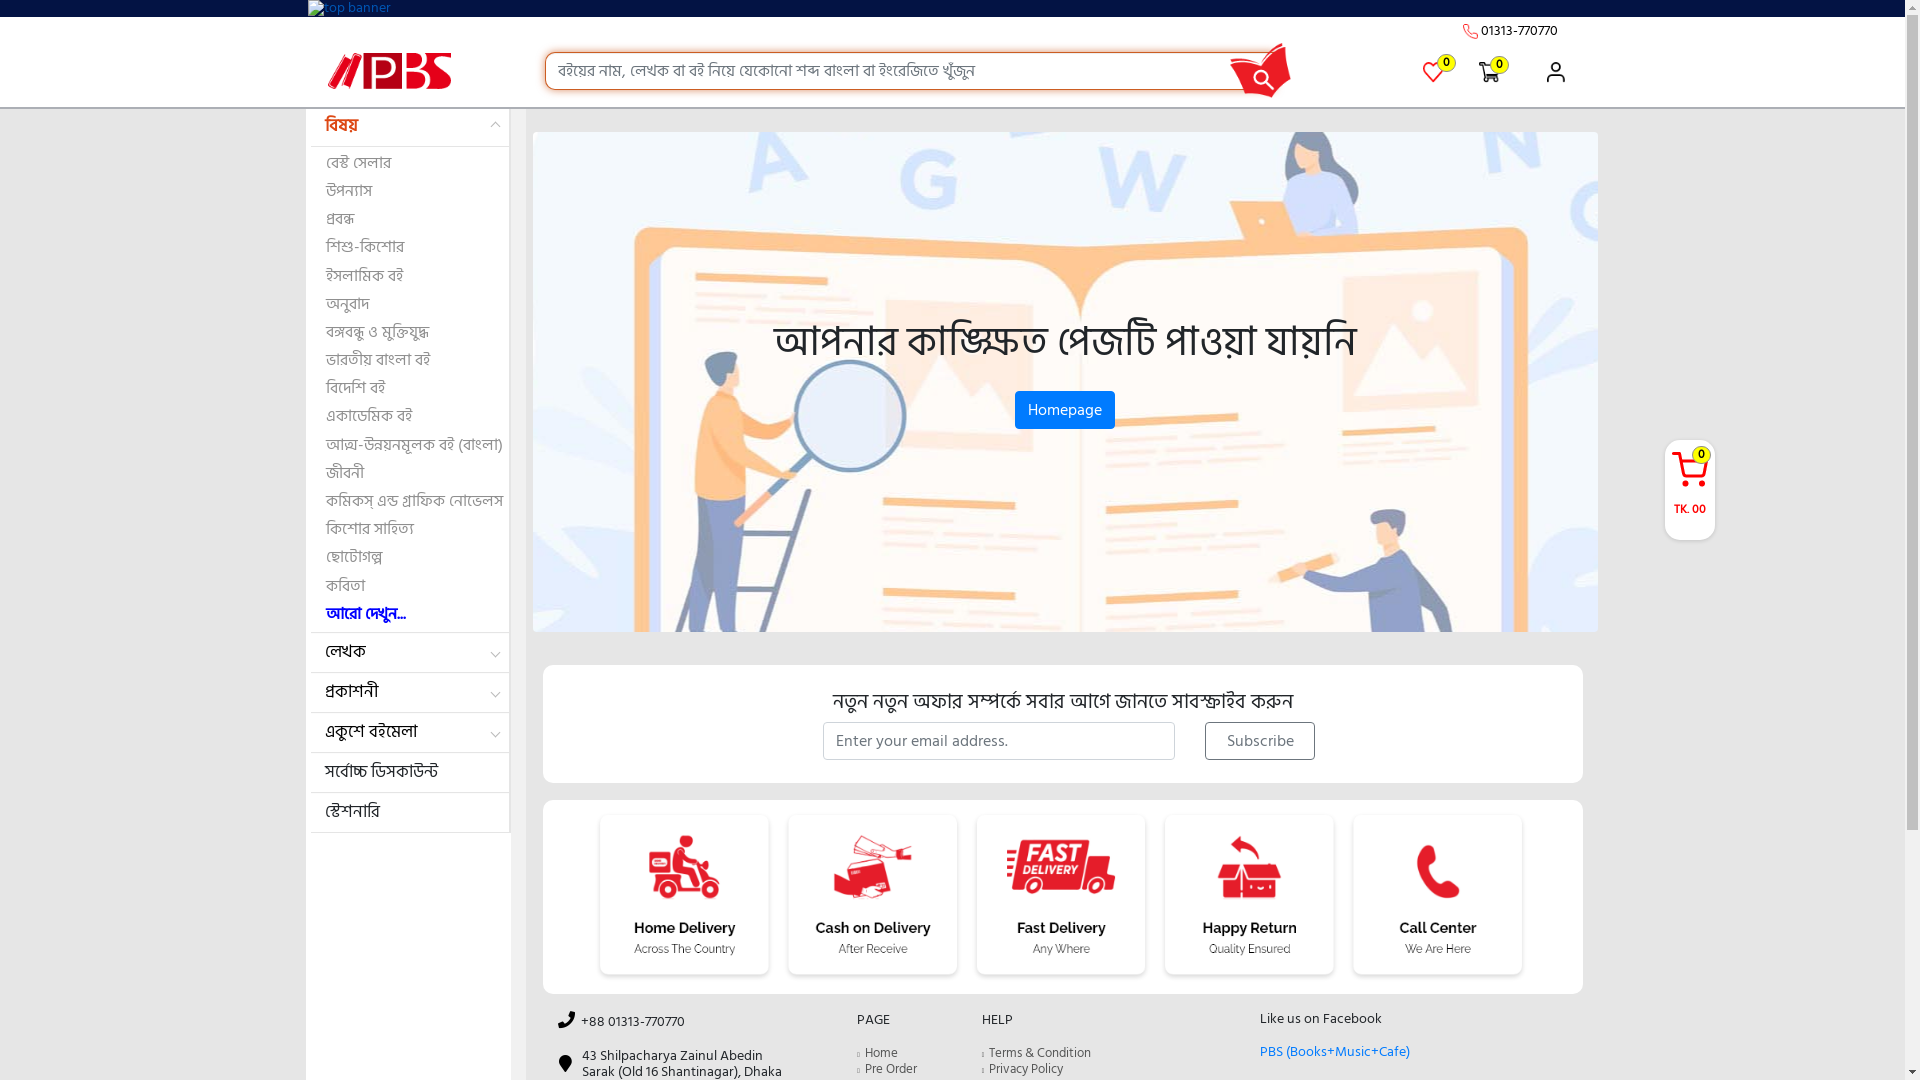 The height and width of the screenshot is (1080, 1920). Describe the element at coordinates (1040, 1052) in the screenshot. I see `'Terms & Condition'` at that location.